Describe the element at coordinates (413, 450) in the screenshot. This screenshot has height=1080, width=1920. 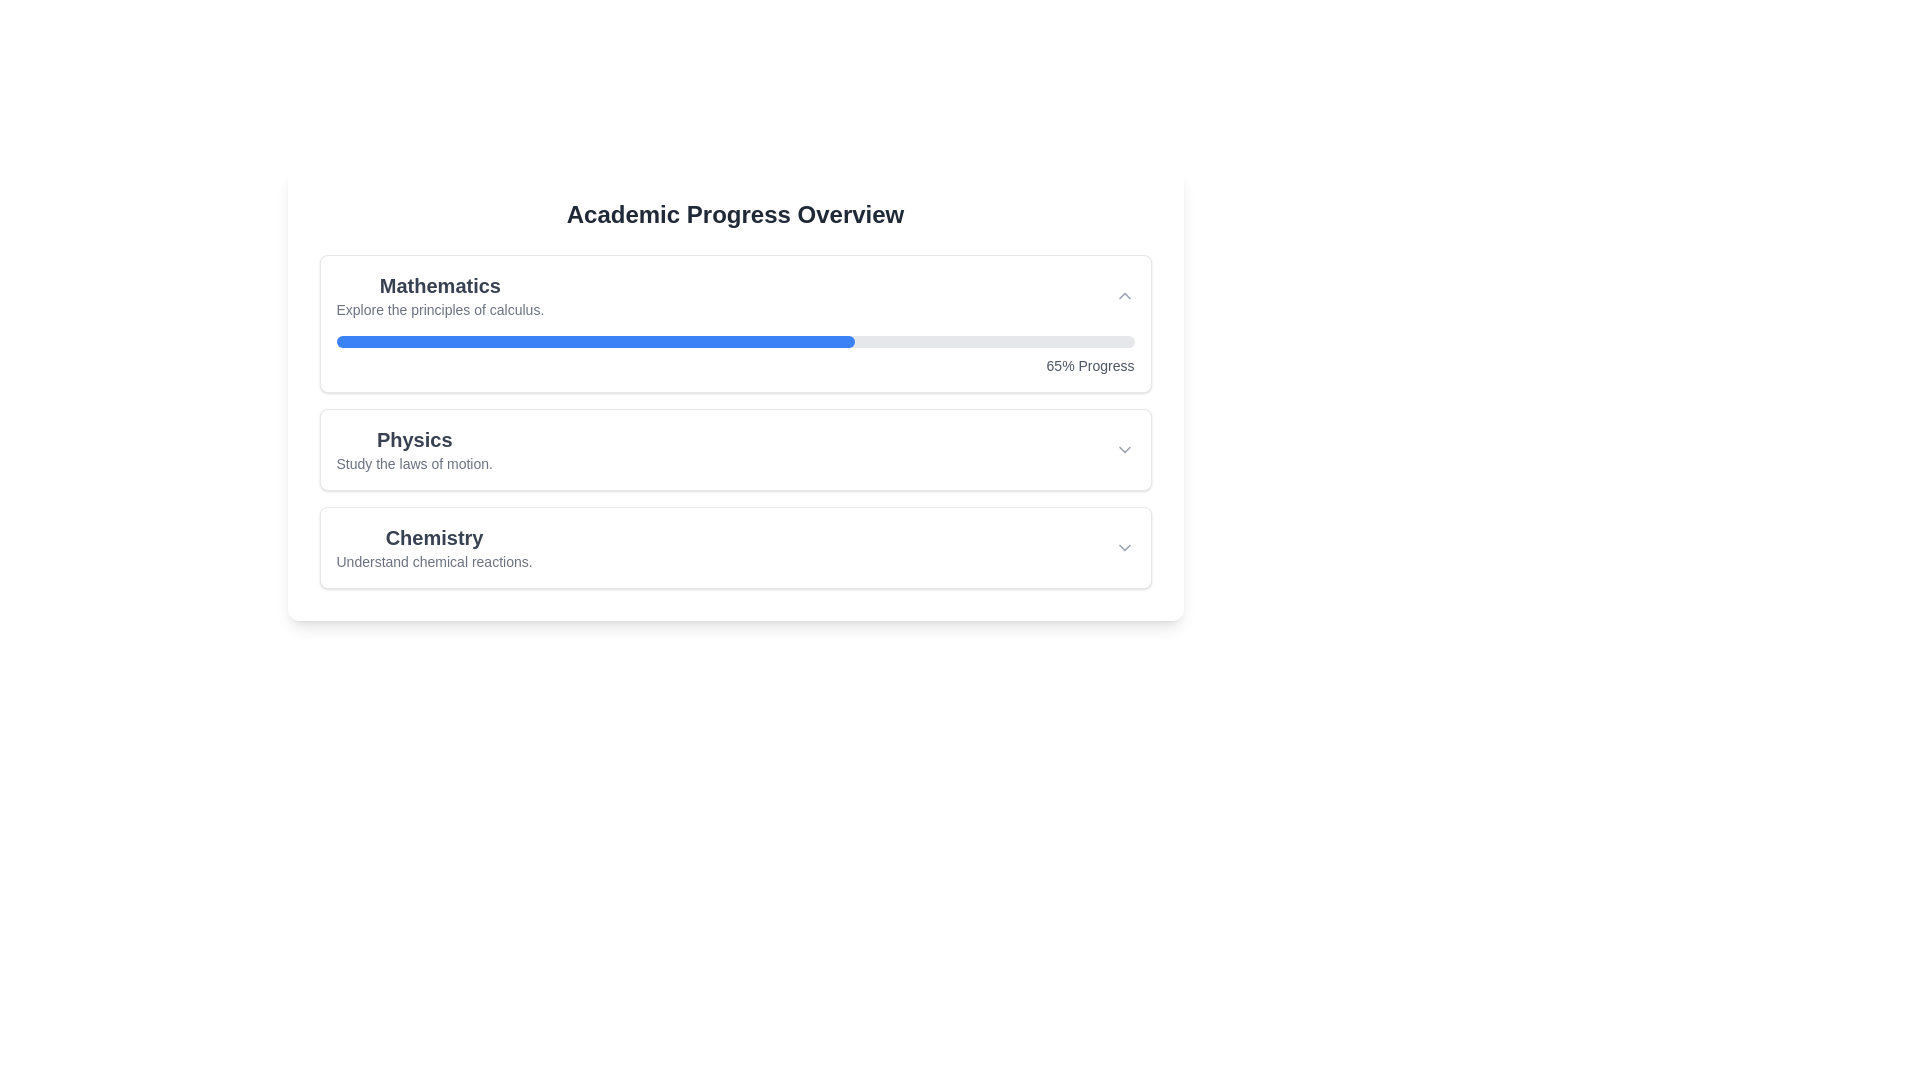
I see `the Text block titled 'Physics' which contains the subtitle 'Study the laws of motion.'` at that location.